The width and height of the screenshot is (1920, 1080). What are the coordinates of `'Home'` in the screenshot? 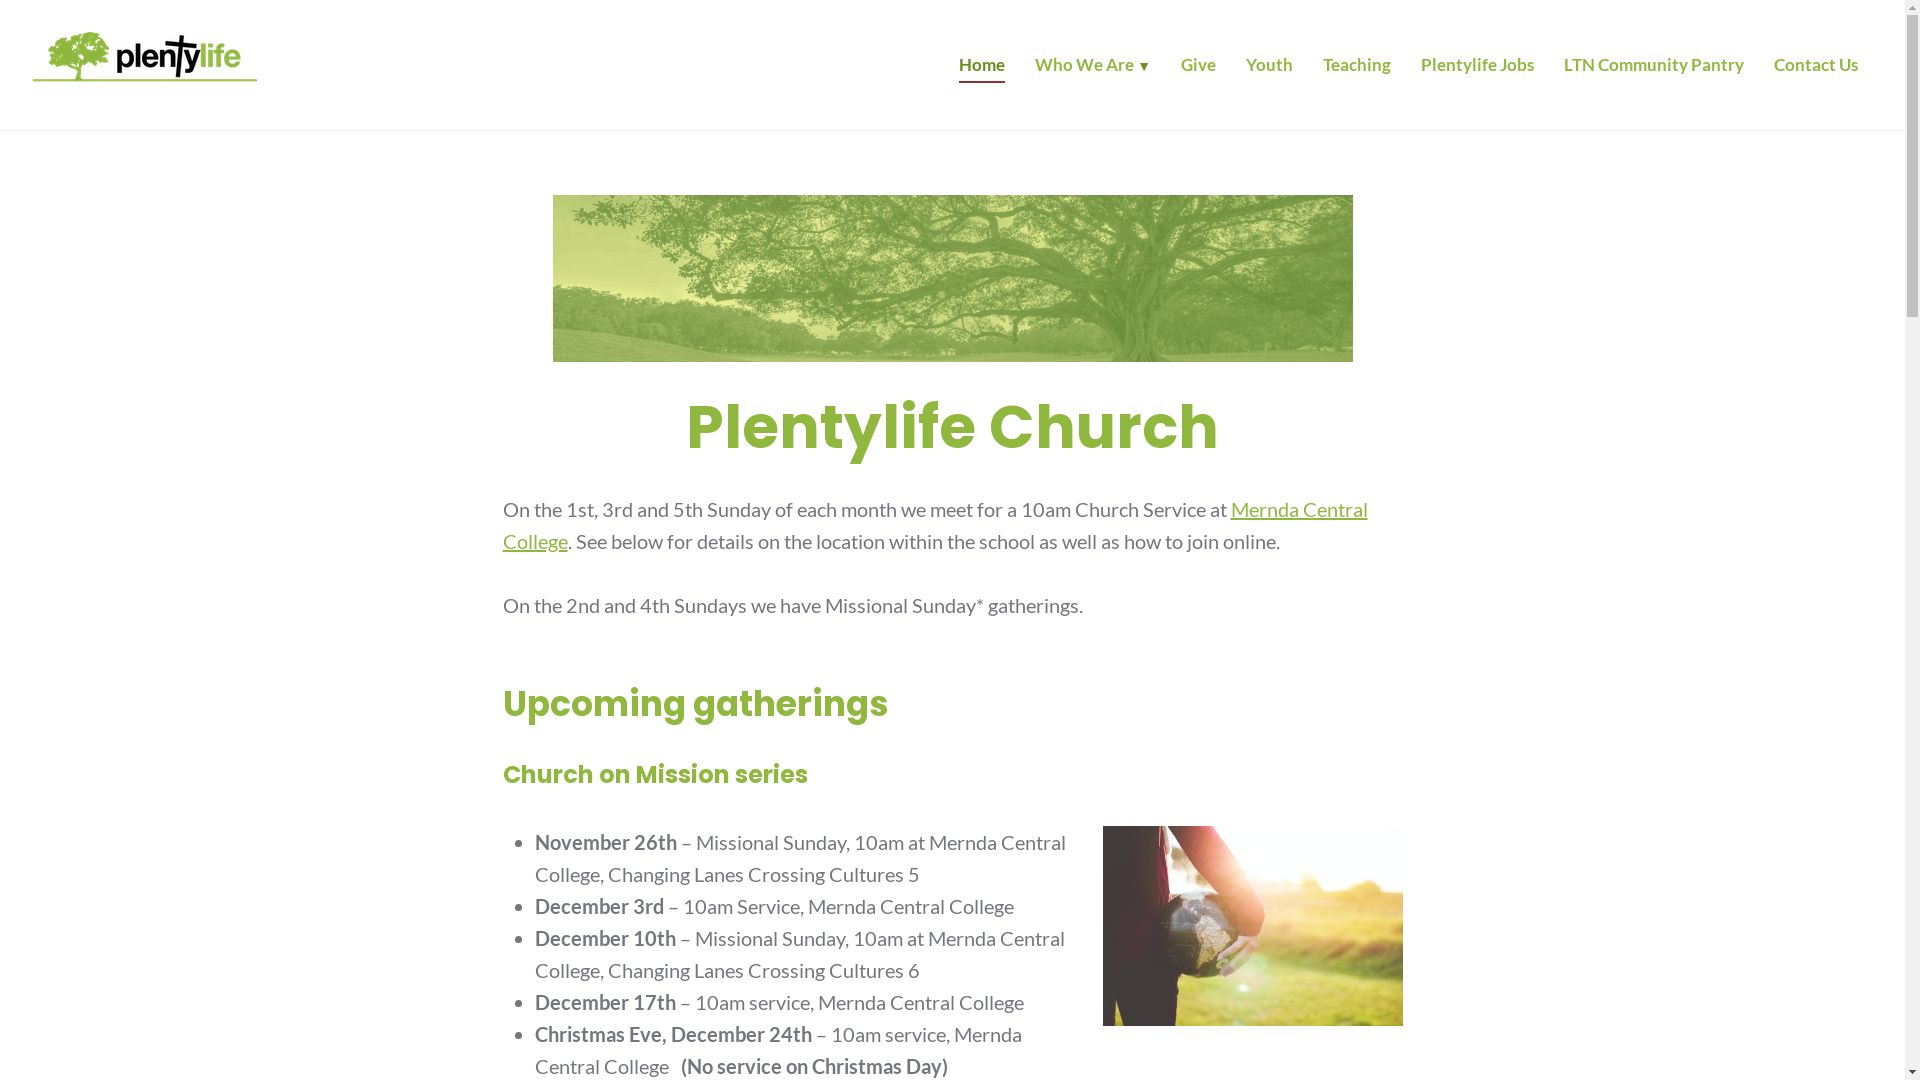 It's located at (982, 67).